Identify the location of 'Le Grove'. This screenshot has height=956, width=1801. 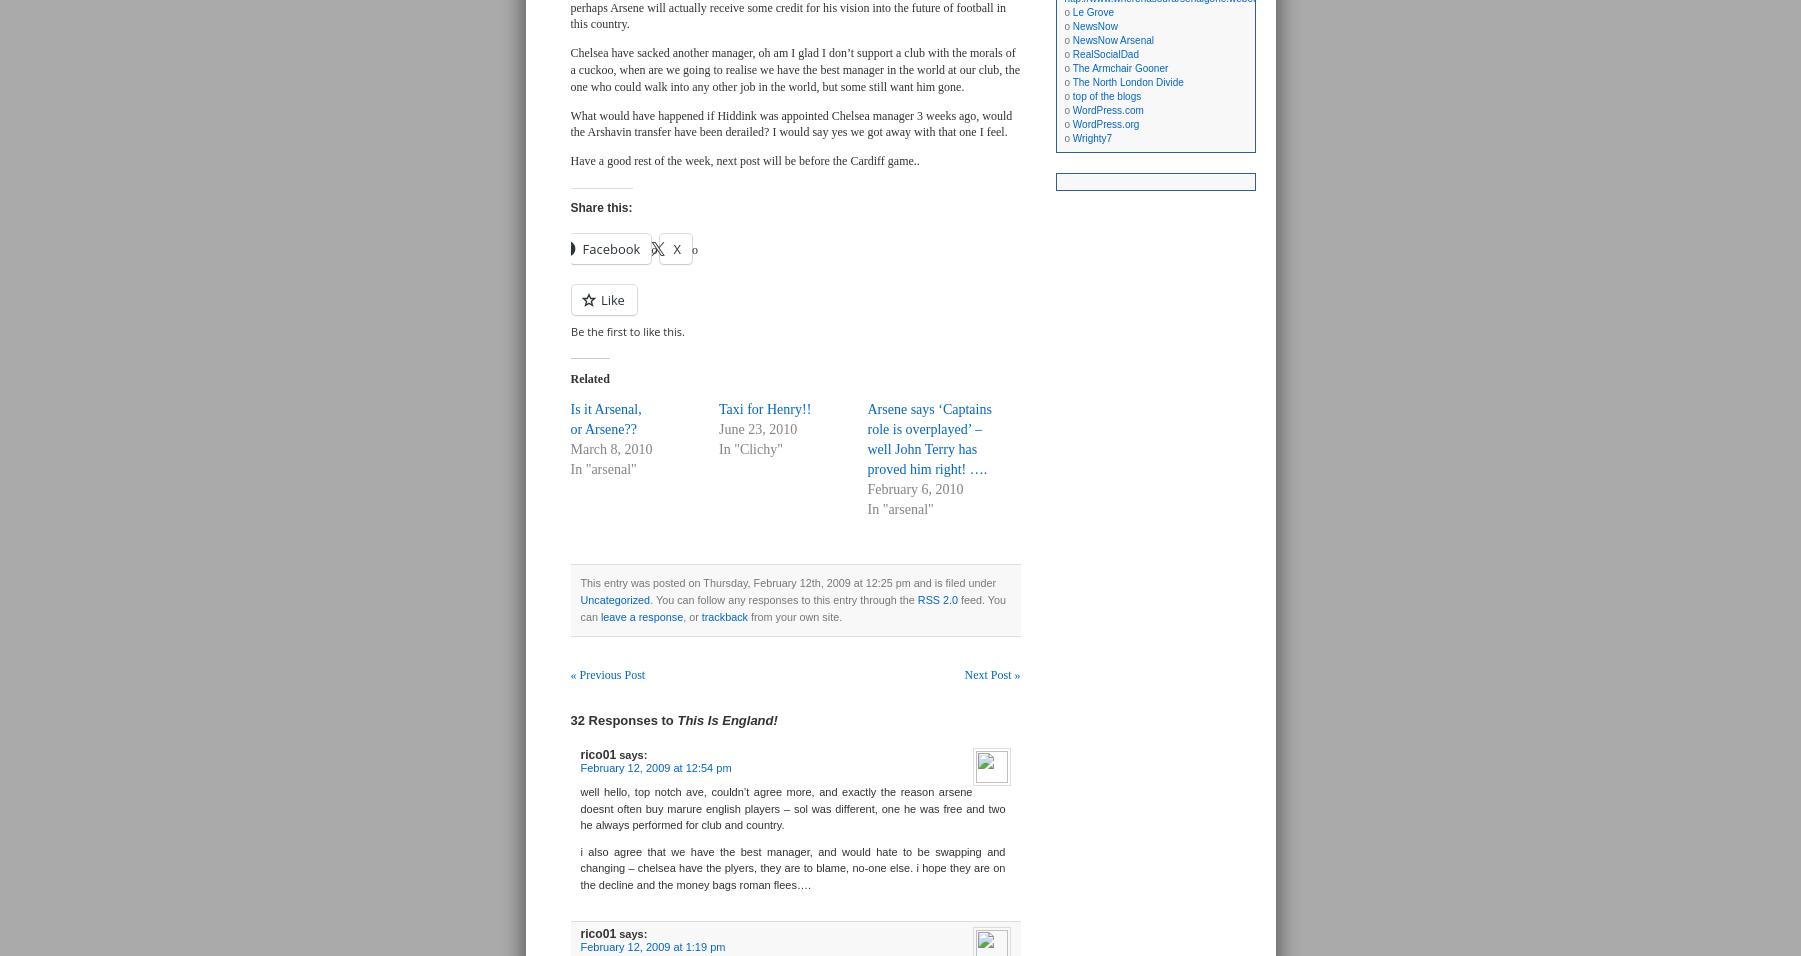
(1091, 11).